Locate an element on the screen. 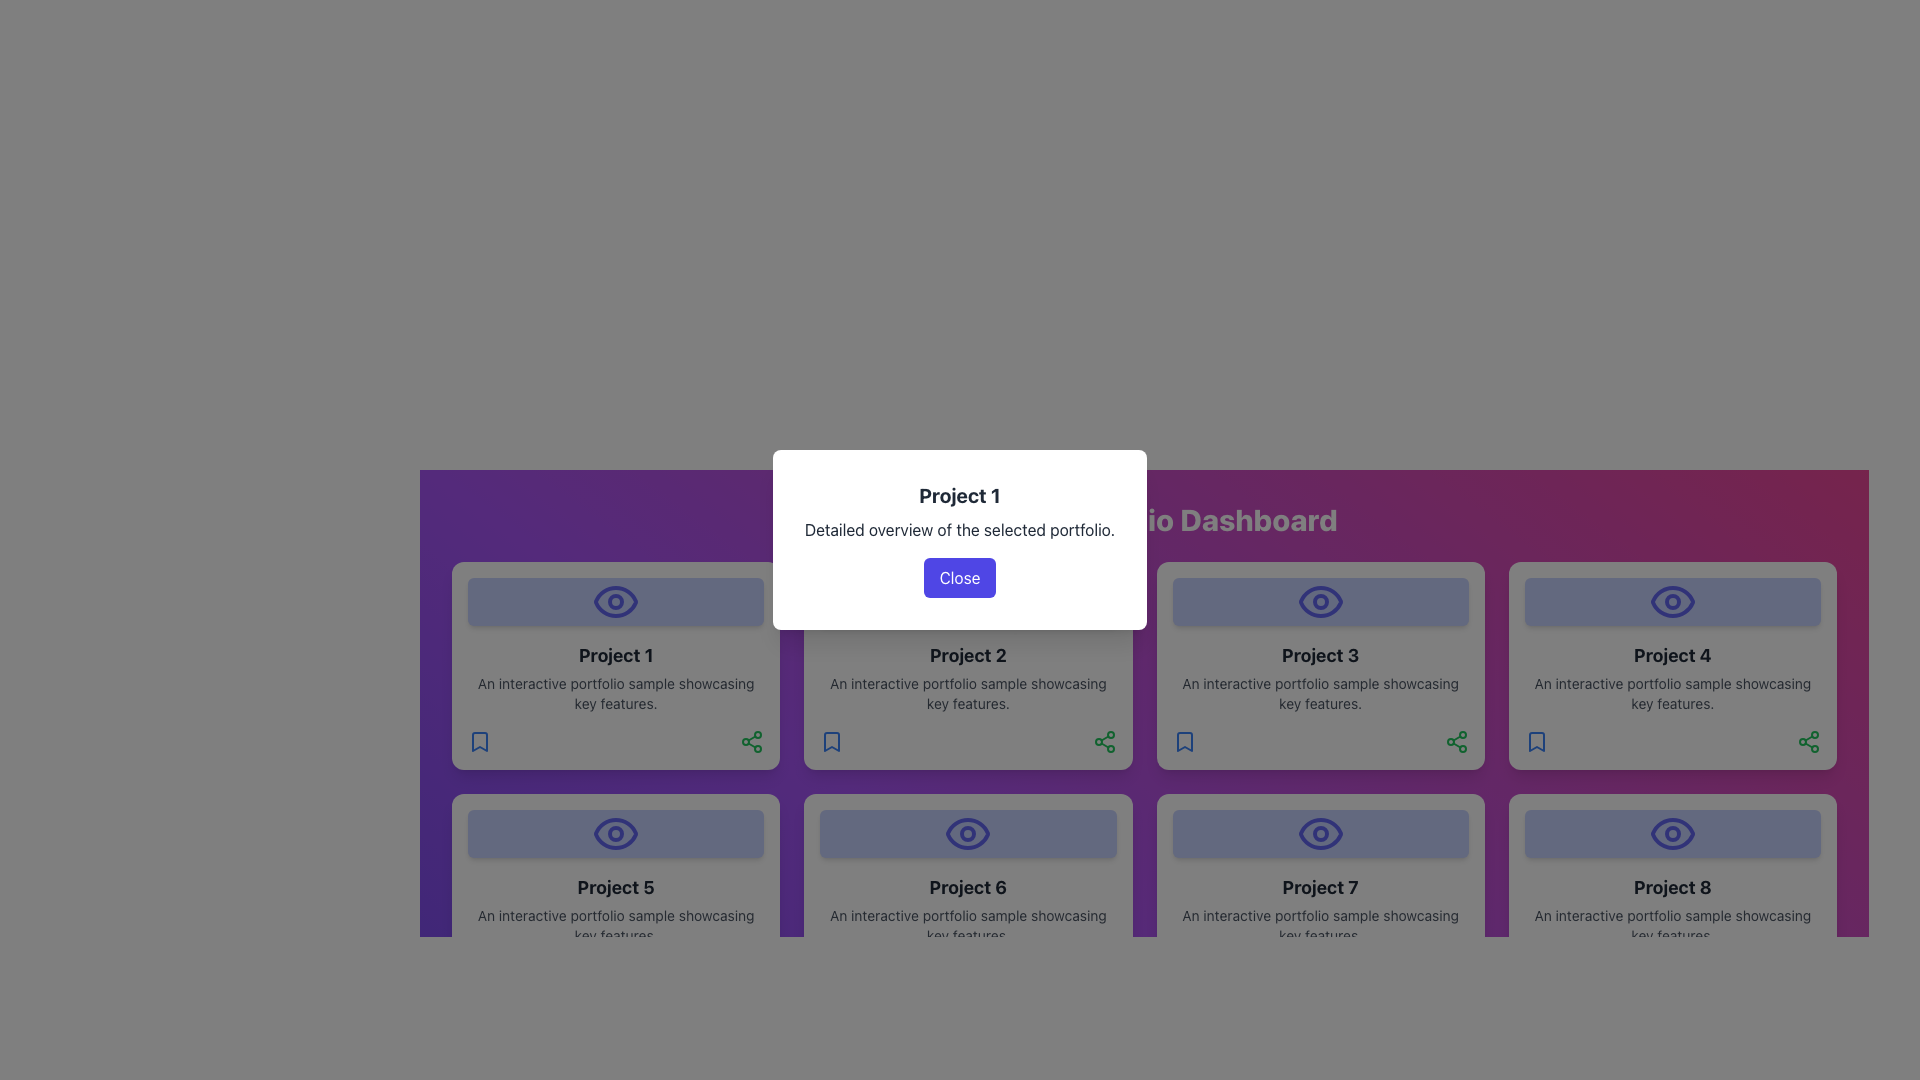 The image size is (1920, 1080). the text label 'Project 8' which is styled in bold dark gray and located below a blue icon in the eighth card of the portfolio grid is located at coordinates (1672, 886).